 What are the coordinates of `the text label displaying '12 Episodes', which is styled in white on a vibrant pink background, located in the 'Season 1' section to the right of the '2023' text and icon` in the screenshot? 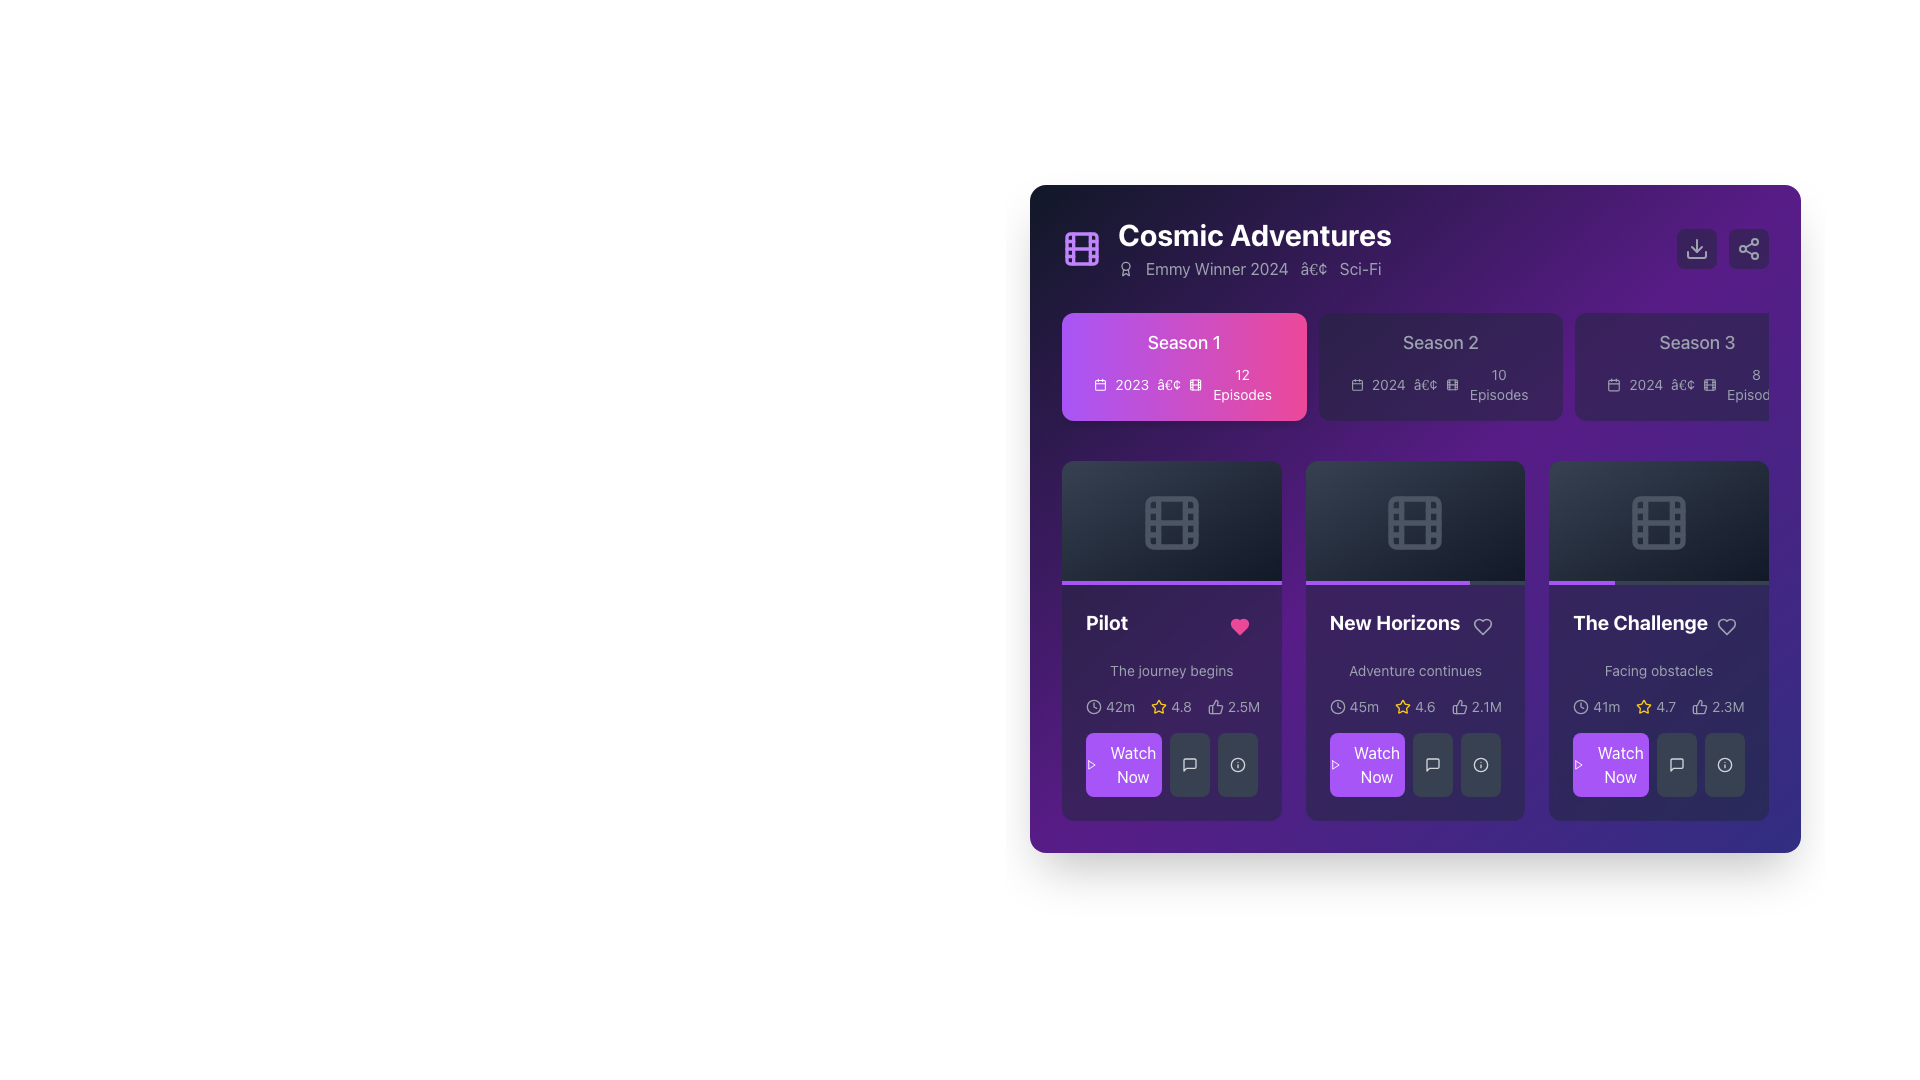 It's located at (1241, 385).